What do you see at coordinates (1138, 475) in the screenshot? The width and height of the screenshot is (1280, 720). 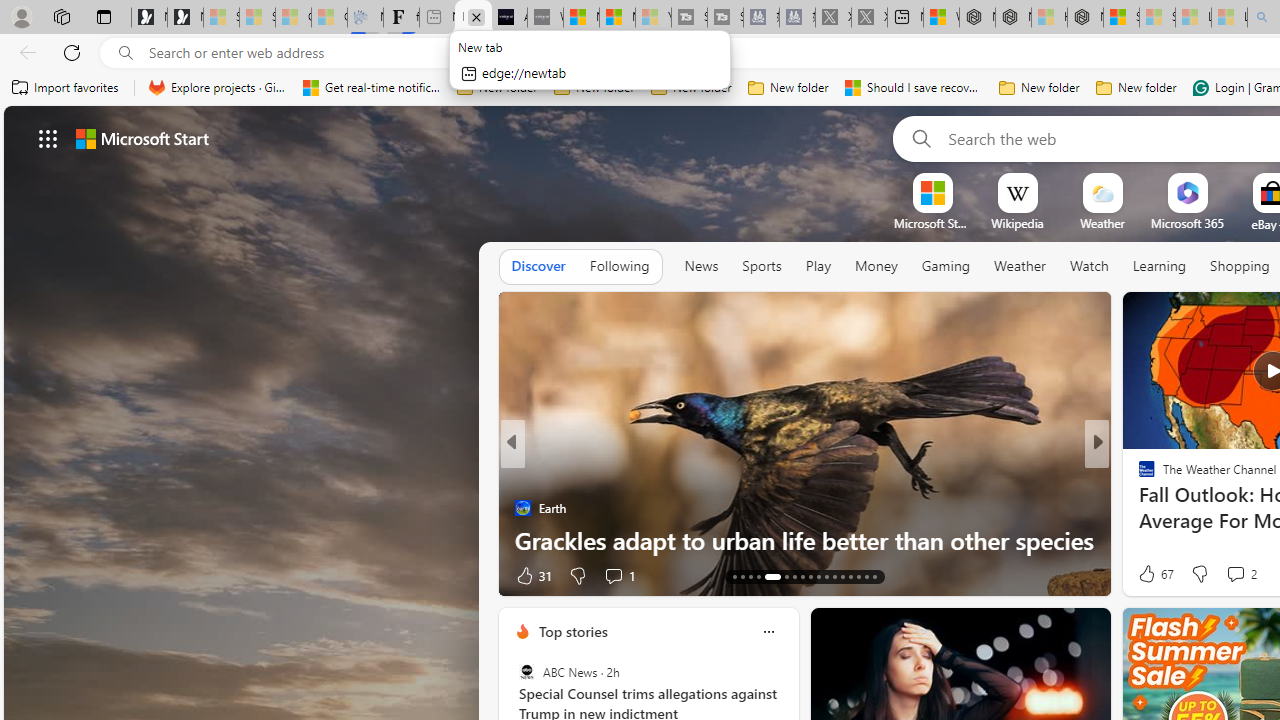 I see `'Fox Weather'` at bounding box center [1138, 475].